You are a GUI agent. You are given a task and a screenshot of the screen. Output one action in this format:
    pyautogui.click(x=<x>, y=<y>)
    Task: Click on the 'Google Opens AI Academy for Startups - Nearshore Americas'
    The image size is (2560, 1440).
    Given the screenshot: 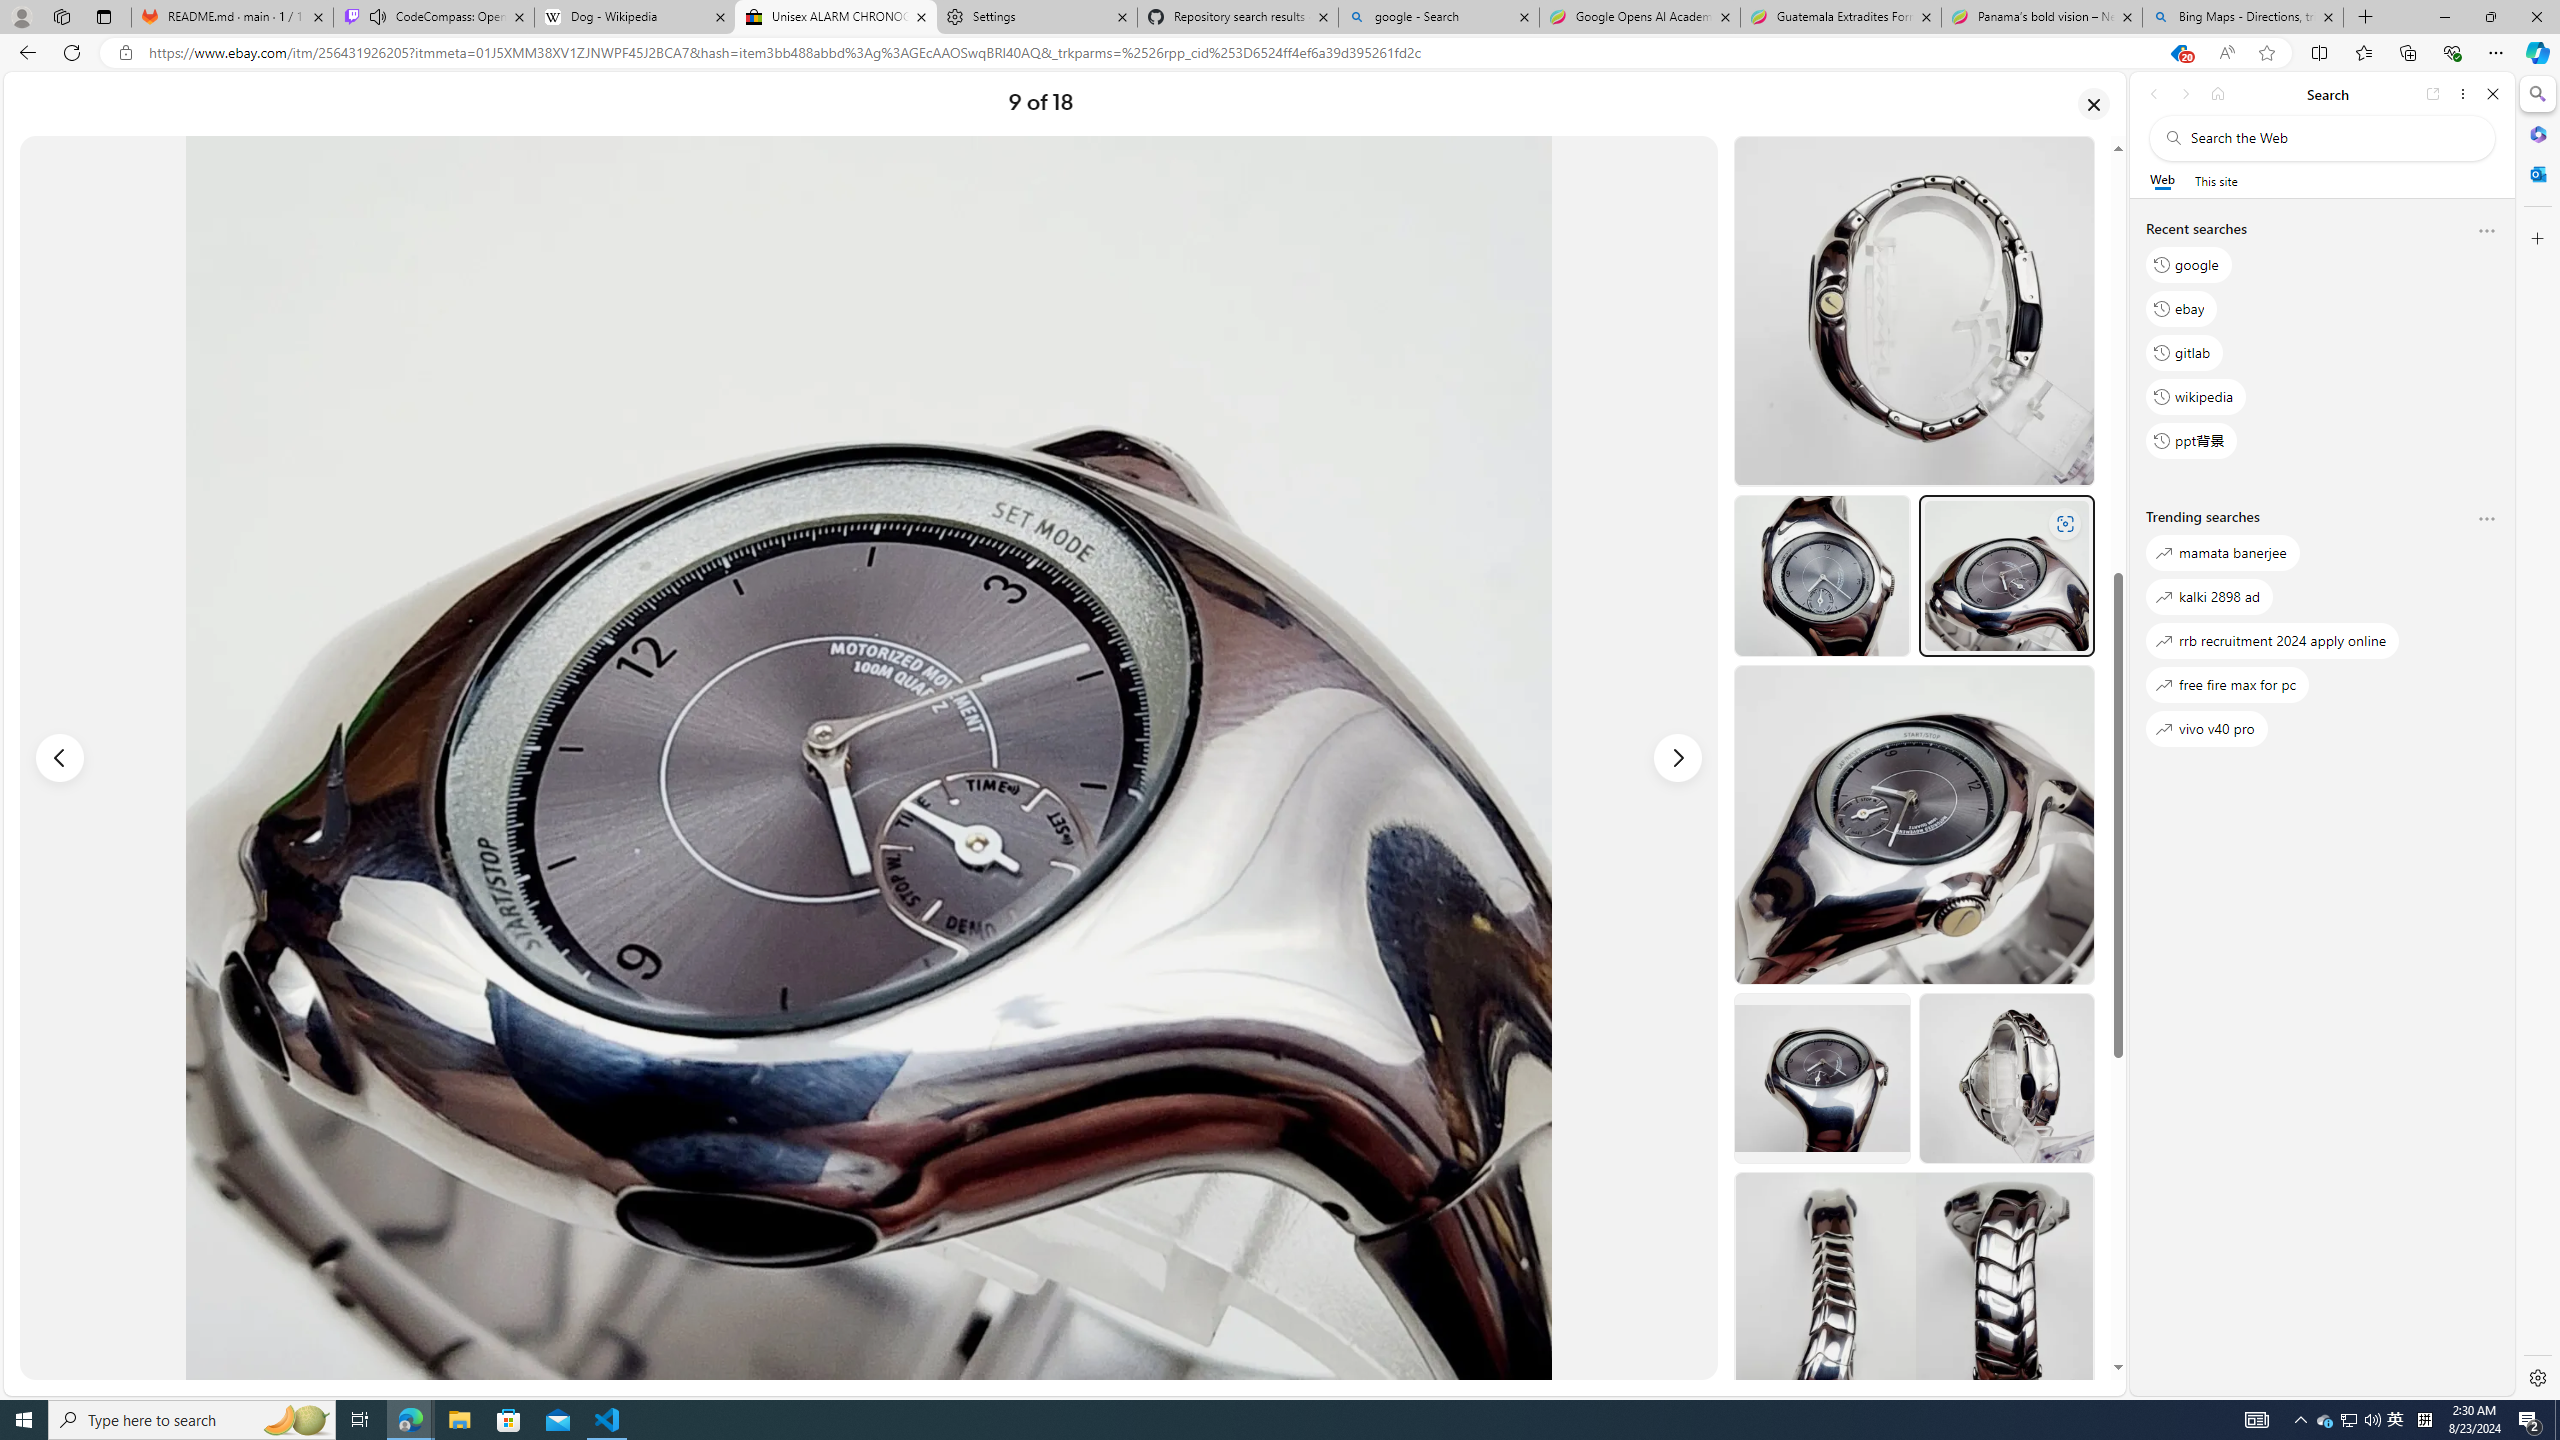 What is the action you would take?
    pyautogui.click(x=1638, y=16)
    